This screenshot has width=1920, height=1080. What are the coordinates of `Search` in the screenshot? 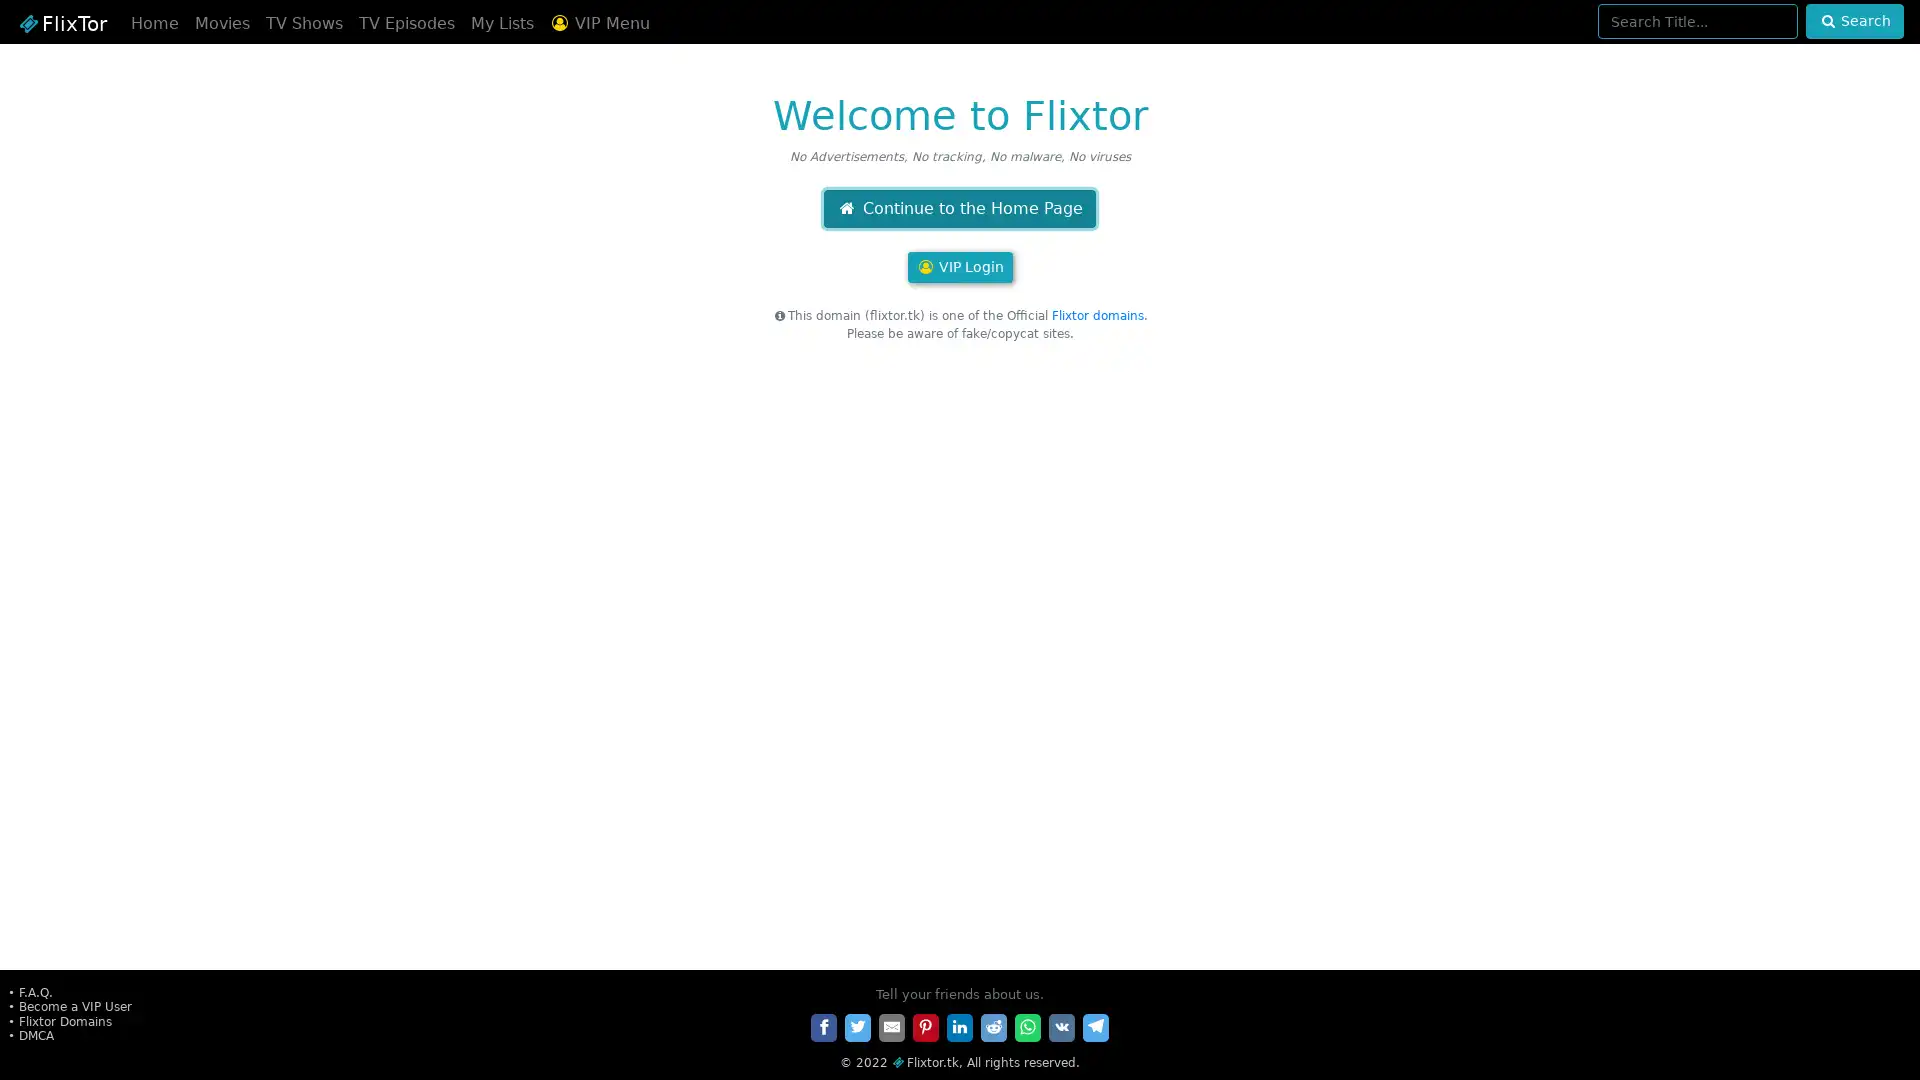 It's located at (1853, 21).